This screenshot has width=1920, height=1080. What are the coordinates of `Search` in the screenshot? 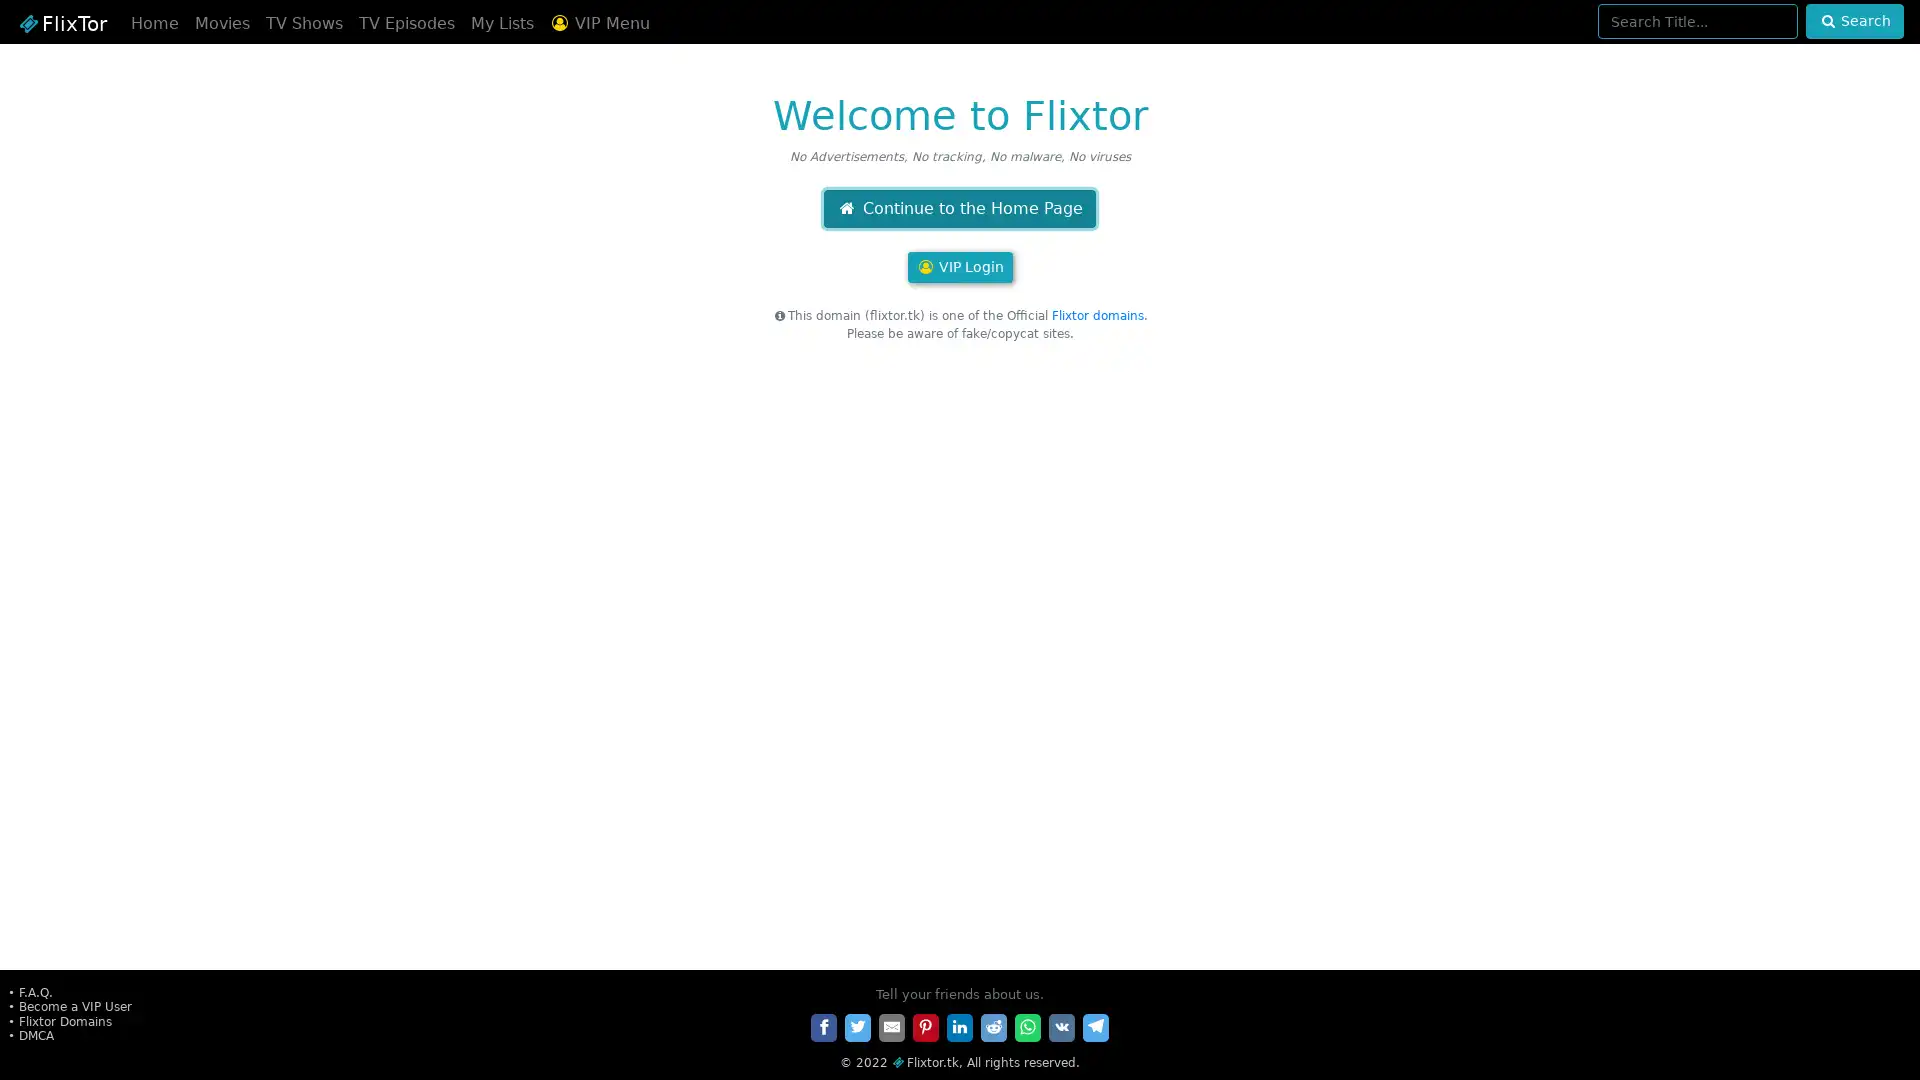 It's located at (1853, 21).